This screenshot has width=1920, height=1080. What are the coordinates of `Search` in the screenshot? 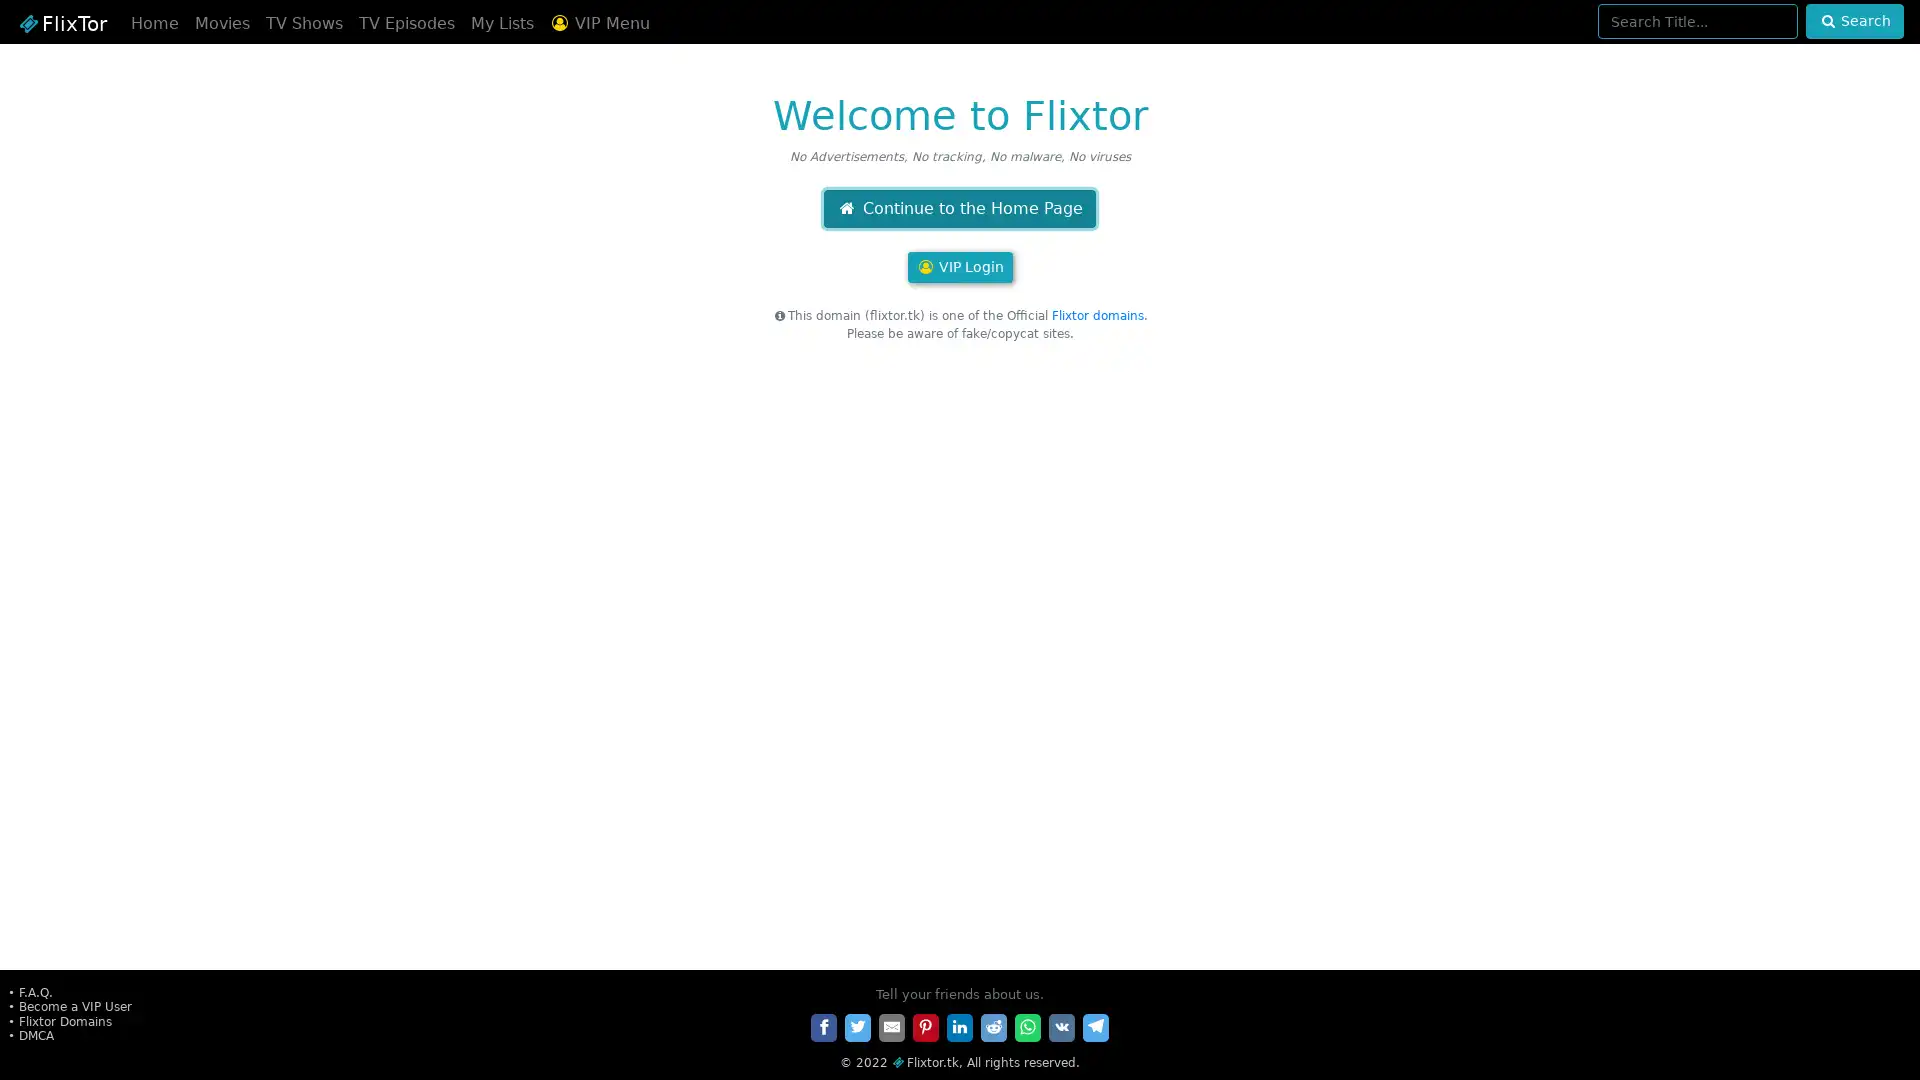 It's located at (1853, 21).